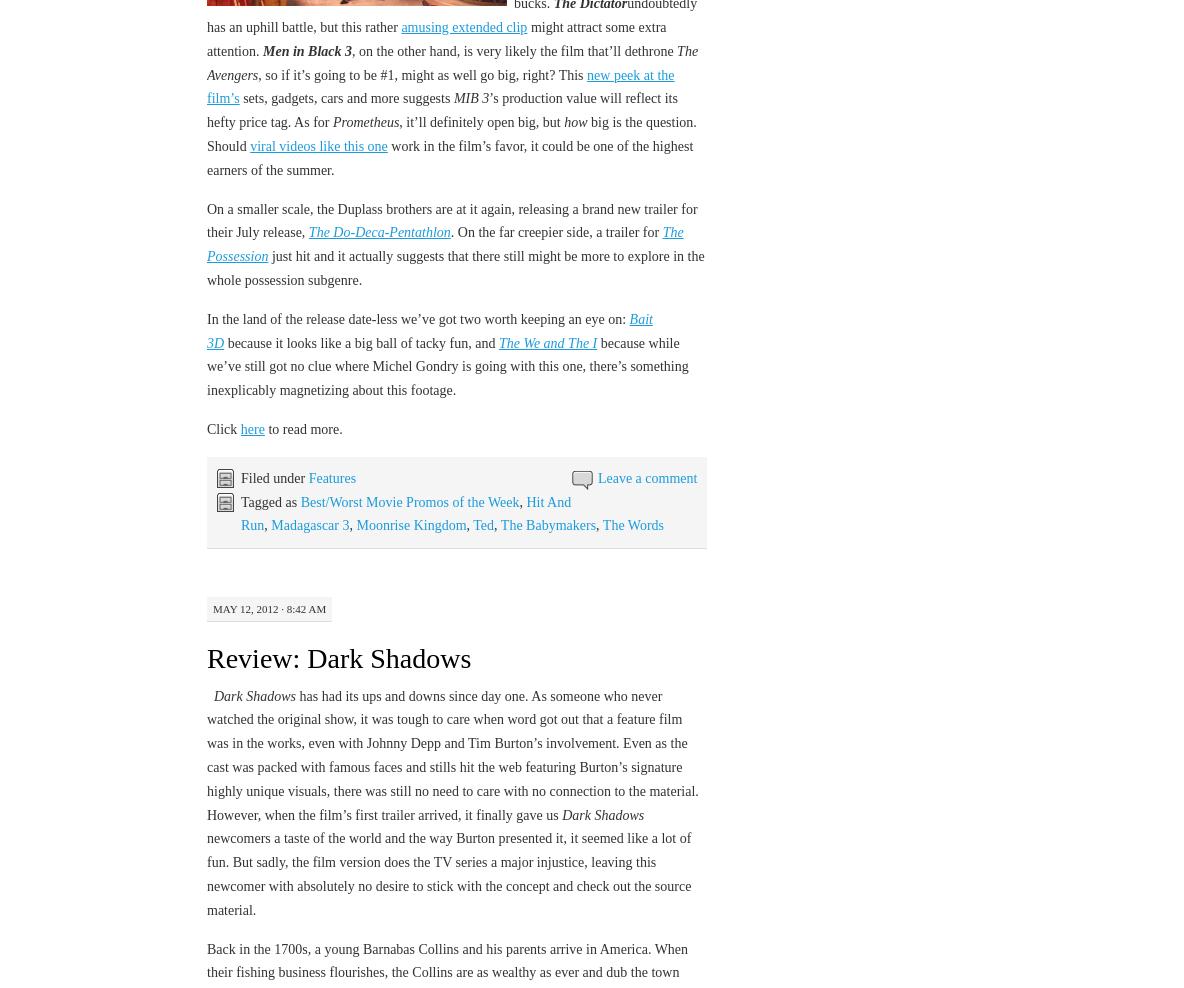  Describe the element at coordinates (240, 512) in the screenshot. I see `'Hit And Run'` at that location.